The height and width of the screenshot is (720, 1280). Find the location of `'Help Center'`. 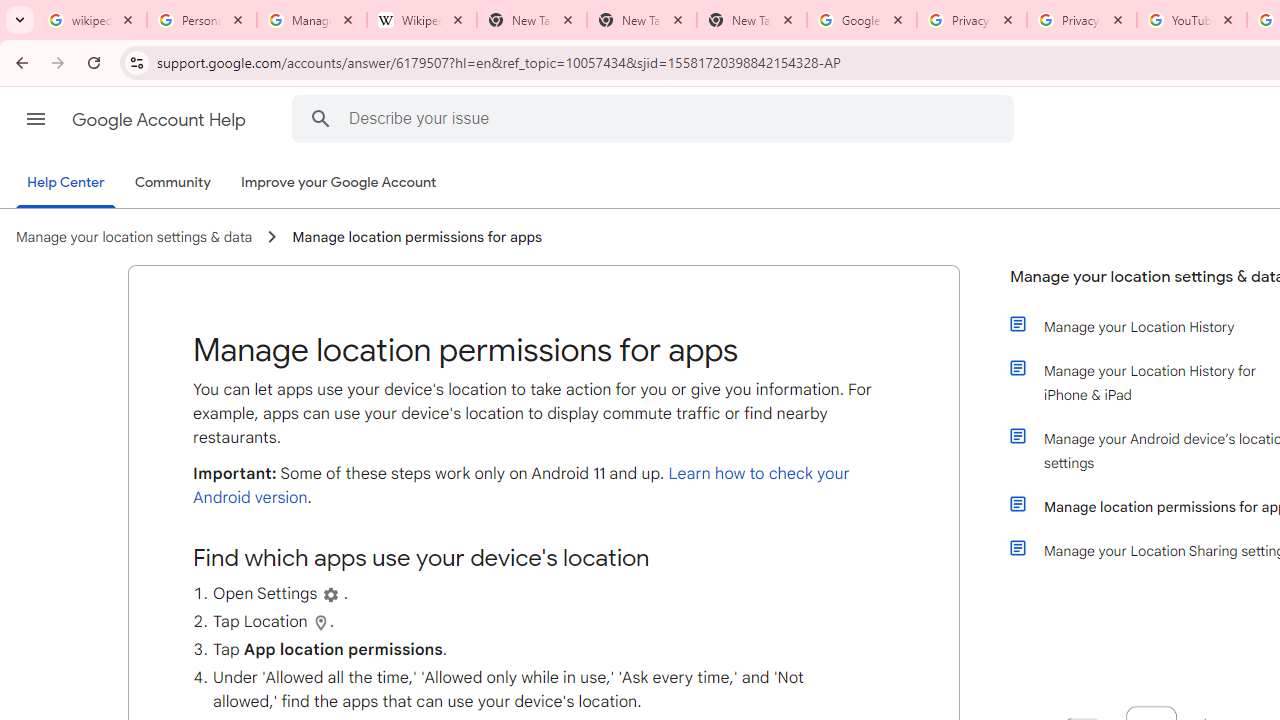

'Help Center' is located at coordinates (65, 183).